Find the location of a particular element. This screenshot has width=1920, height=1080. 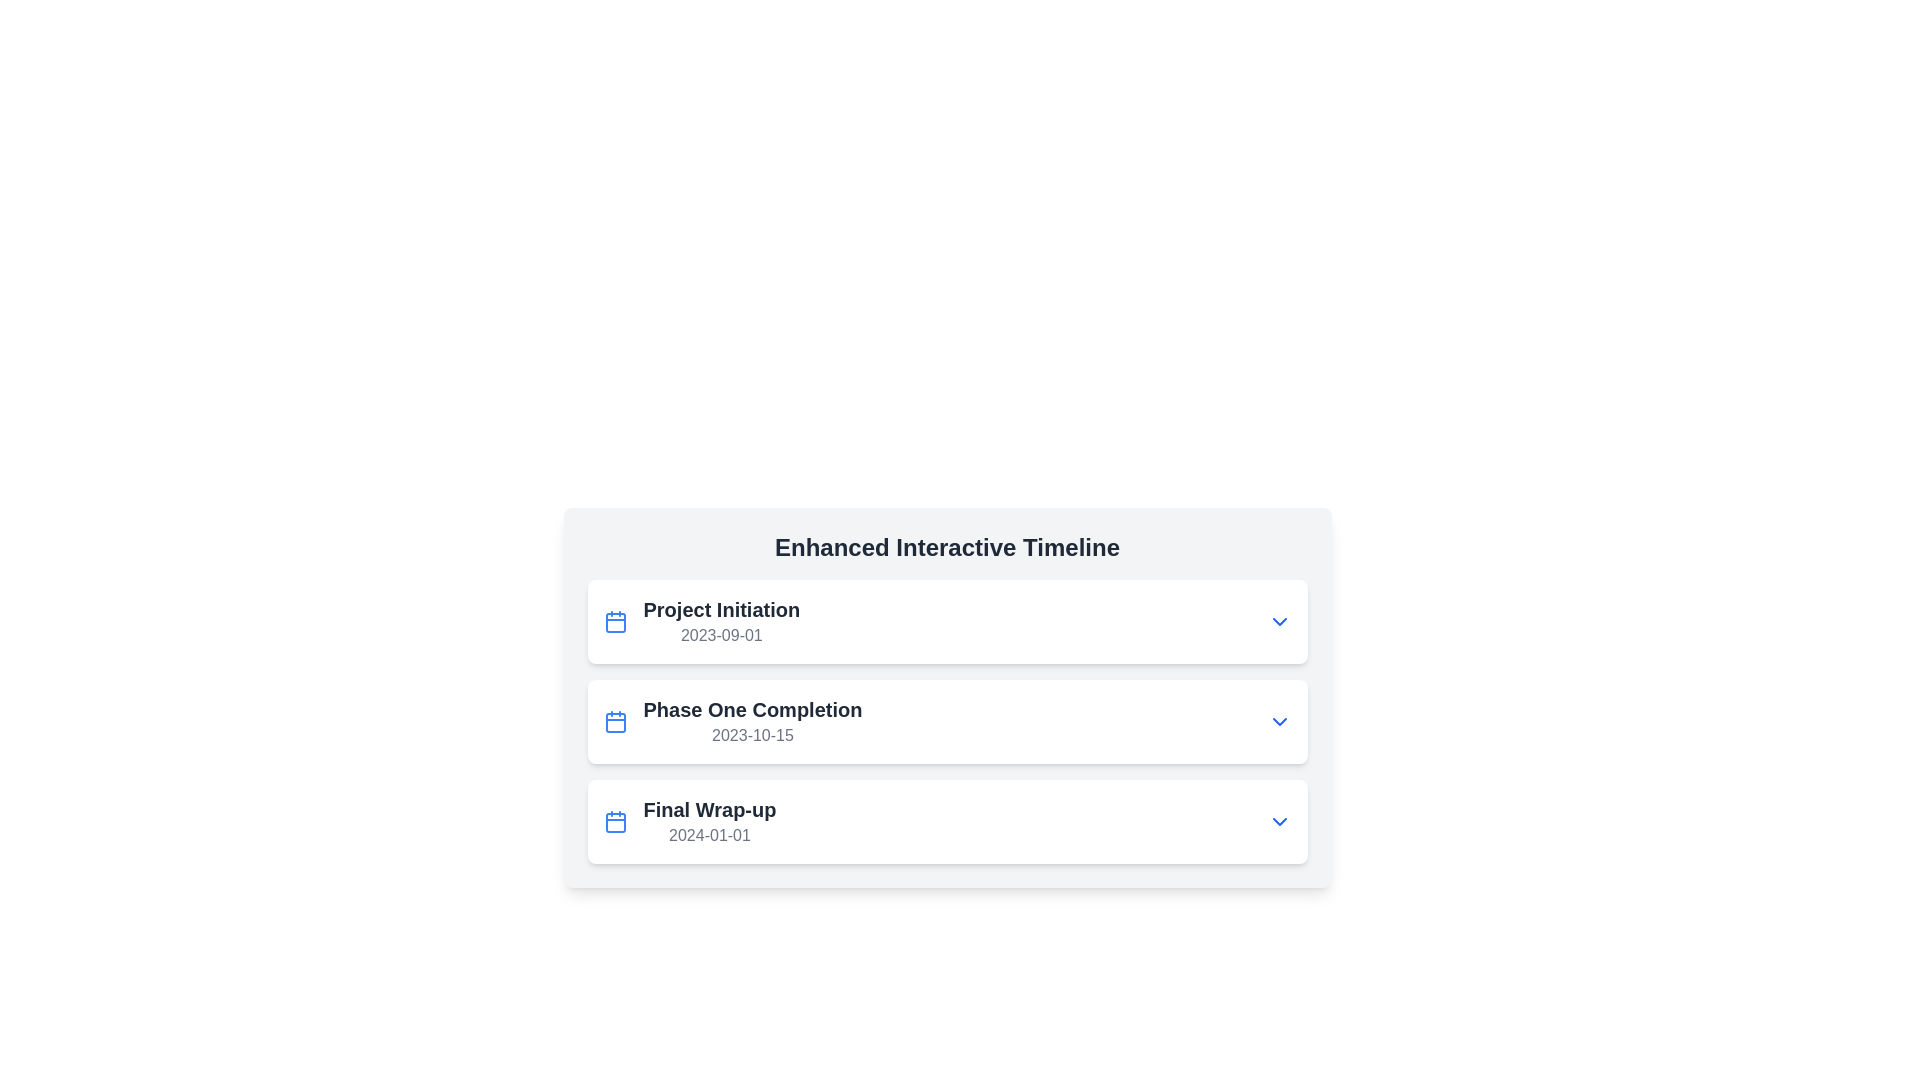

the downward pointing blue chevron icon is located at coordinates (1278, 721).